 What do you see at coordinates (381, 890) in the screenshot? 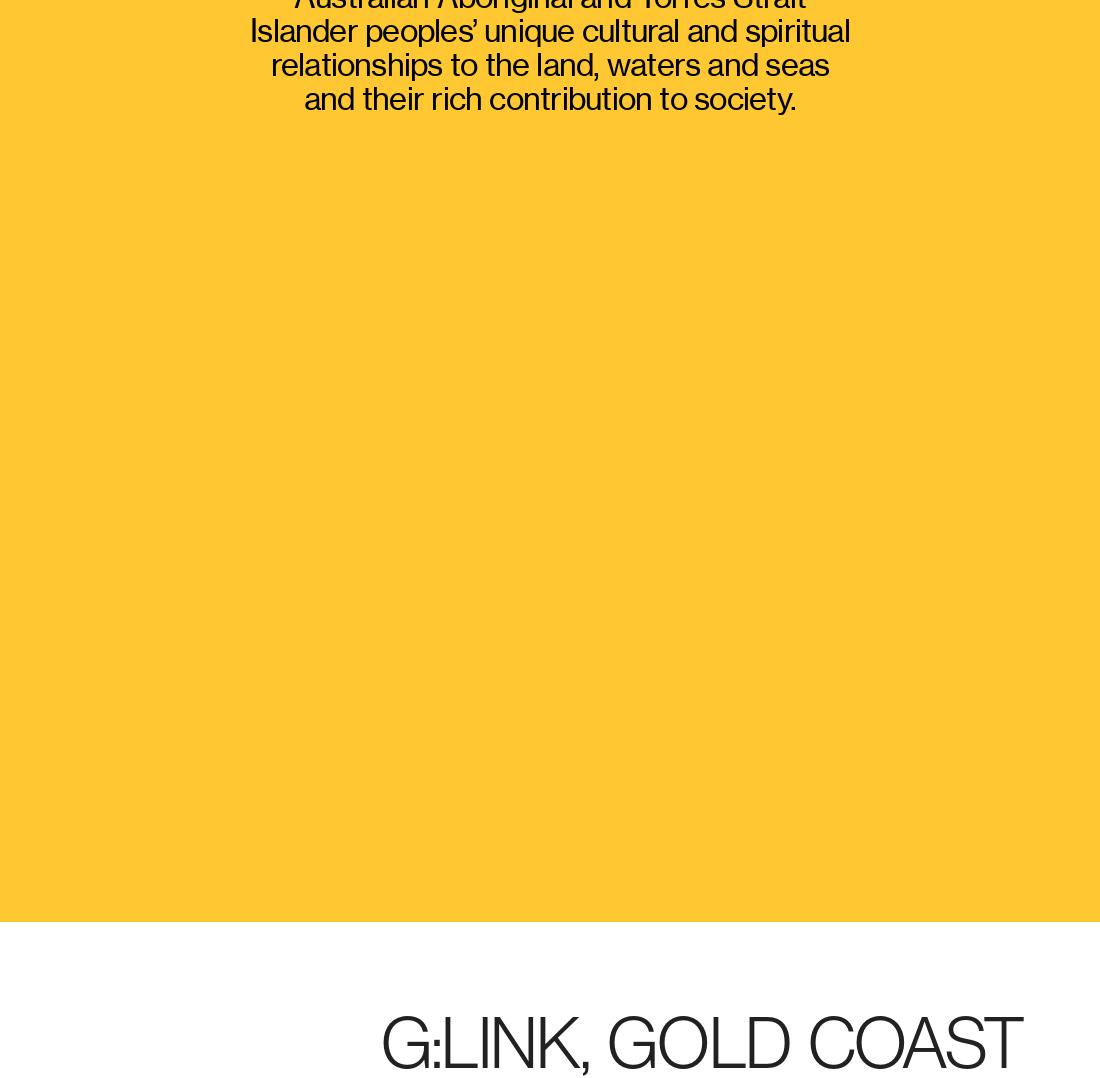
I see `'. For full details on how we manage data, read our'` at bounding box center [381, 890].